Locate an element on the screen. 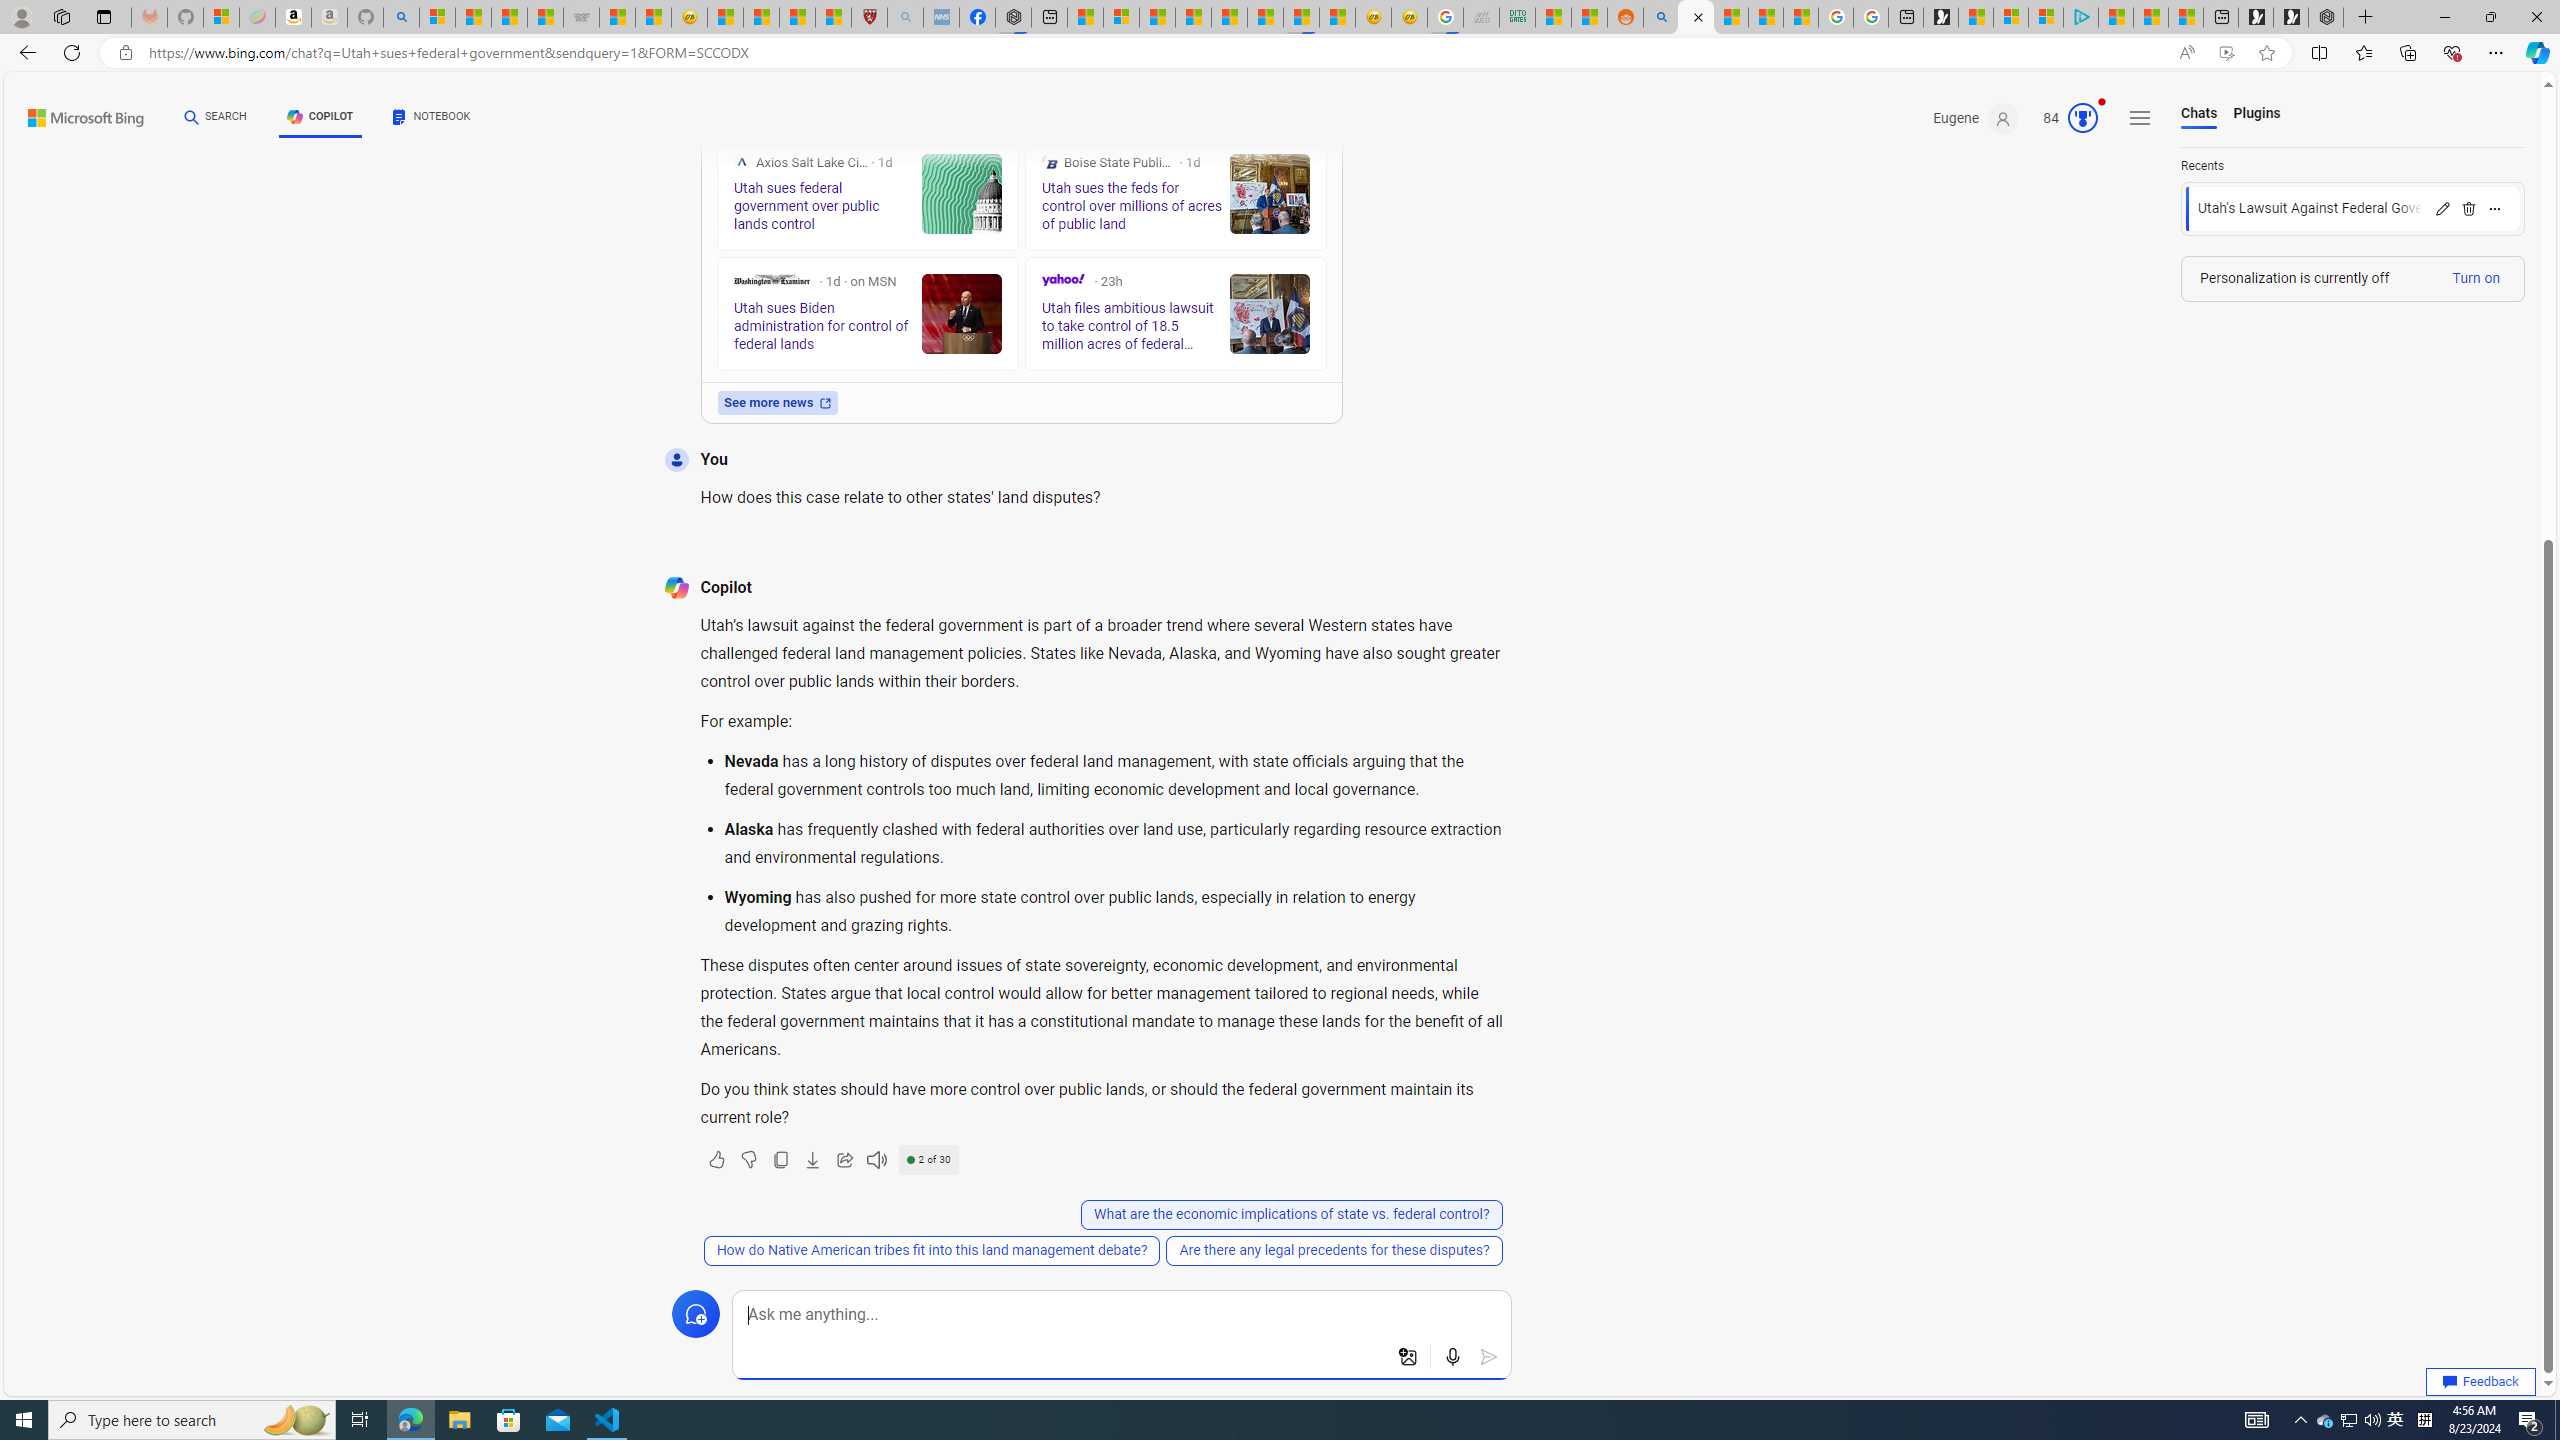 This screenshot has height=1440, width=2560. 'NOTEBOOK' is located at coordinates (431, 116).